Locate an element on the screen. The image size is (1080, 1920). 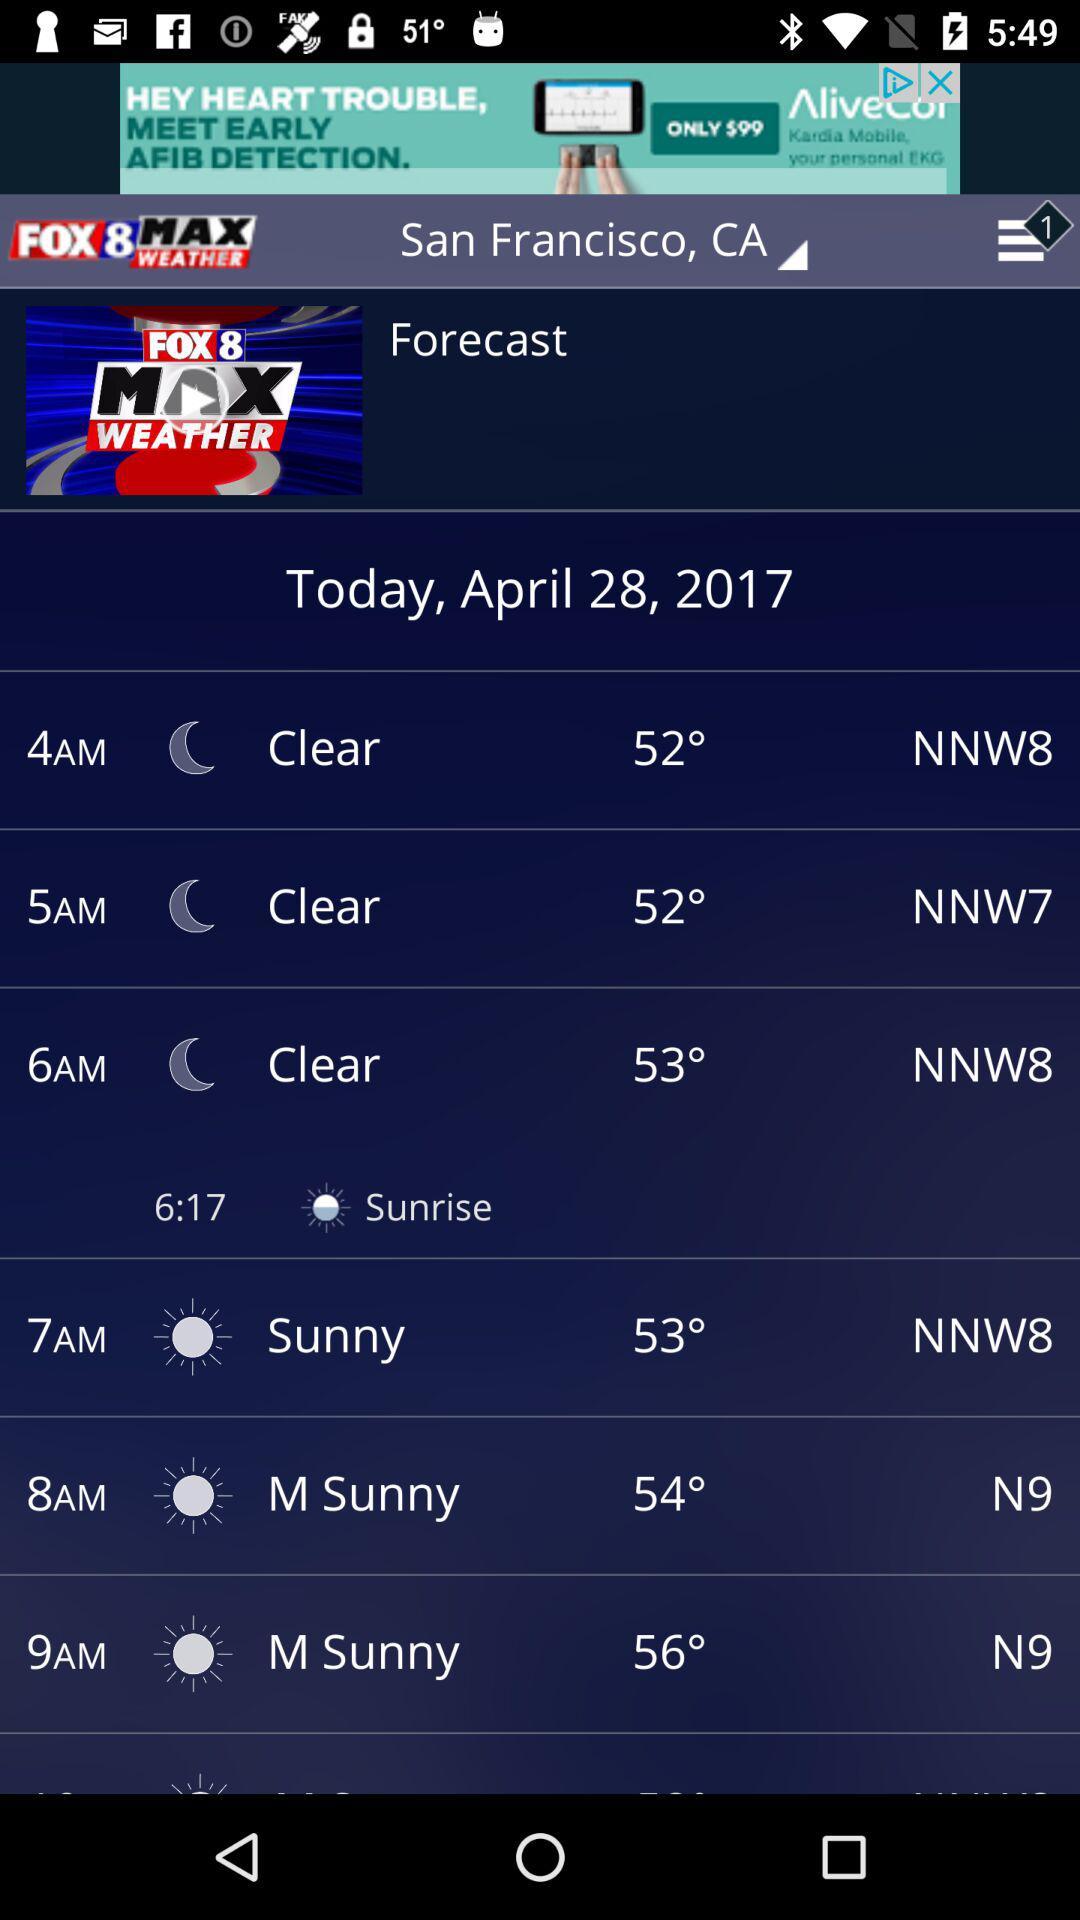
the videocam icon is located at coordinates (131, 240).